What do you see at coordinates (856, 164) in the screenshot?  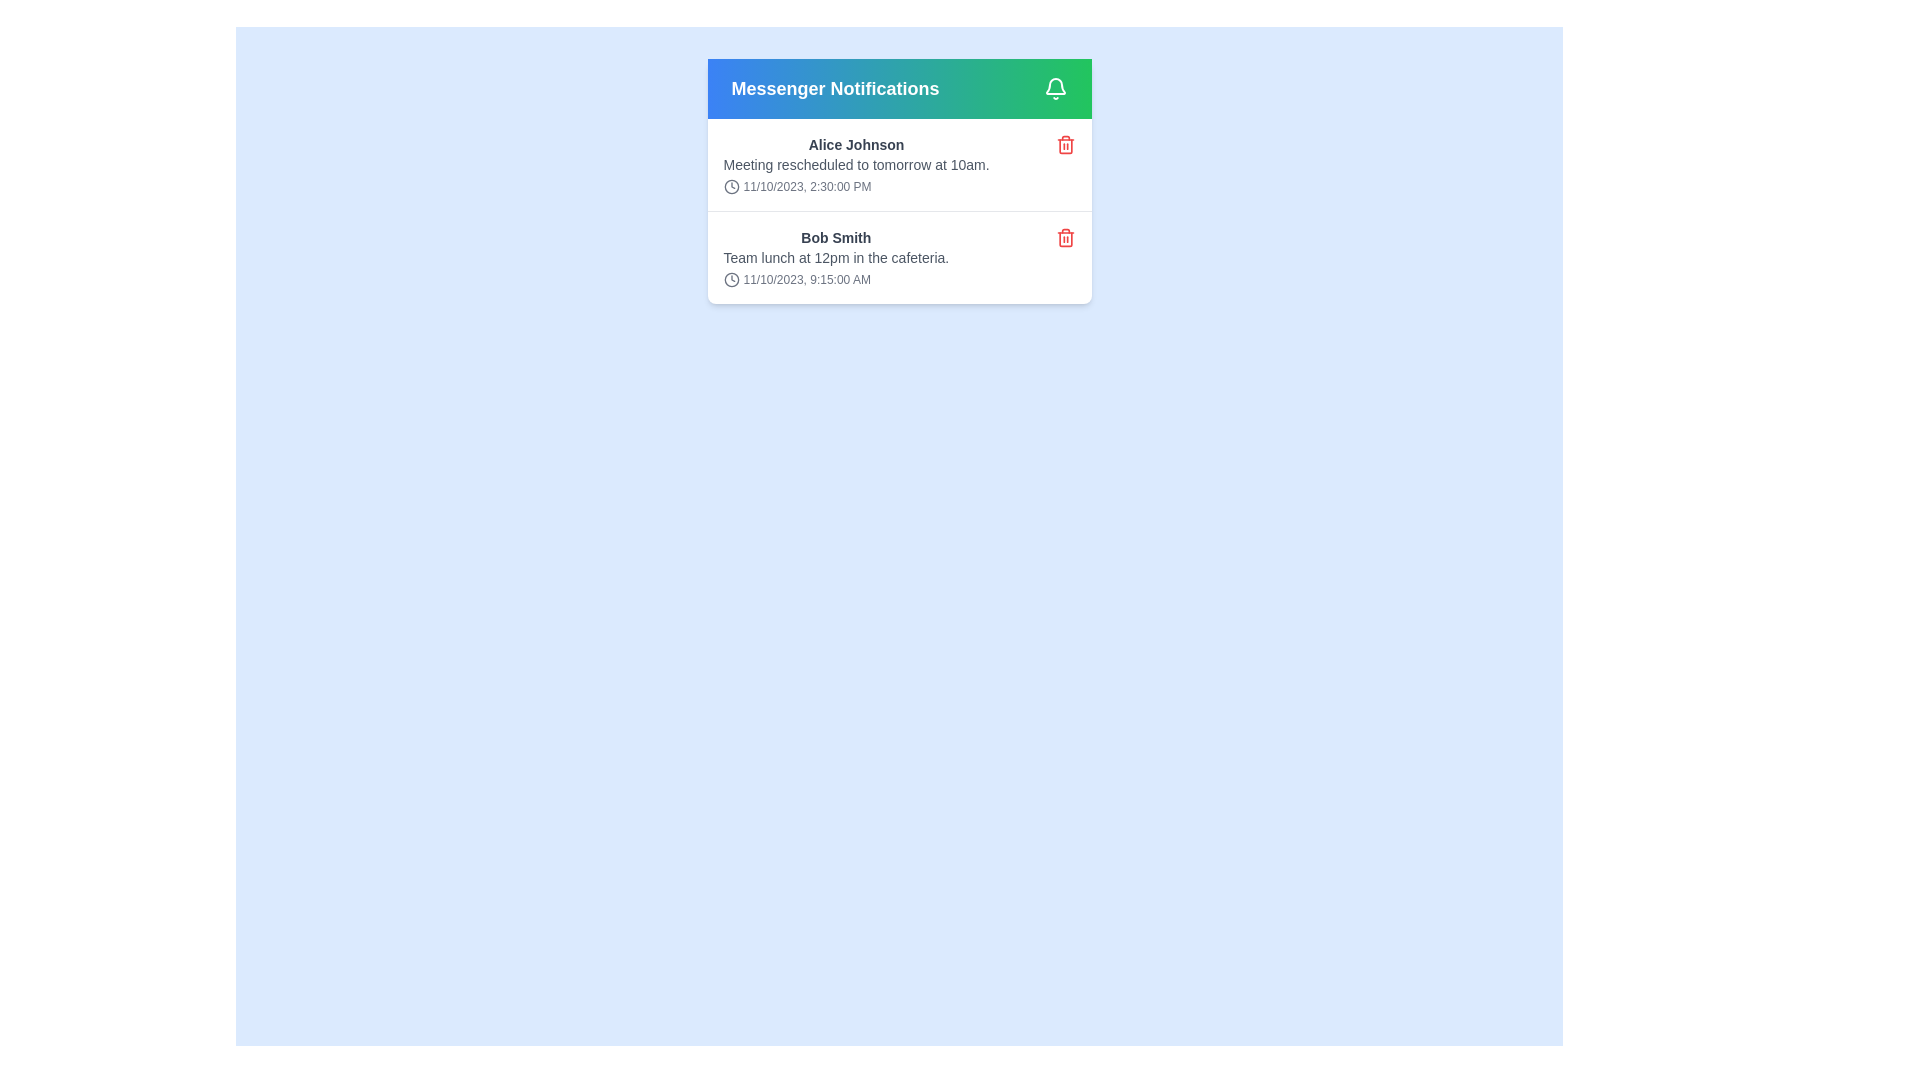 I see `the notification item displaying 'Alice Johnson' with the message 'Meeting rescheduled to tomorrow at 10am.'` at bounding box center [856, 164].